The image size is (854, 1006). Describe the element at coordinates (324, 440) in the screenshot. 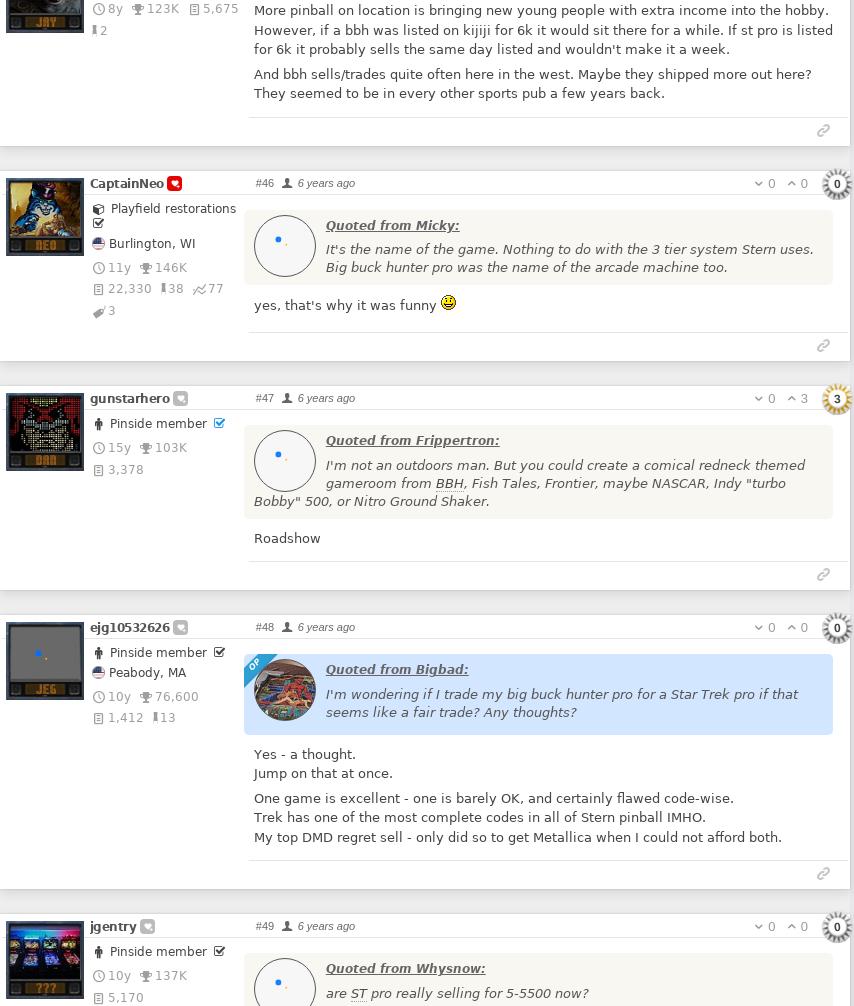

I see `'Quoted from Frippertron:'` at that location.